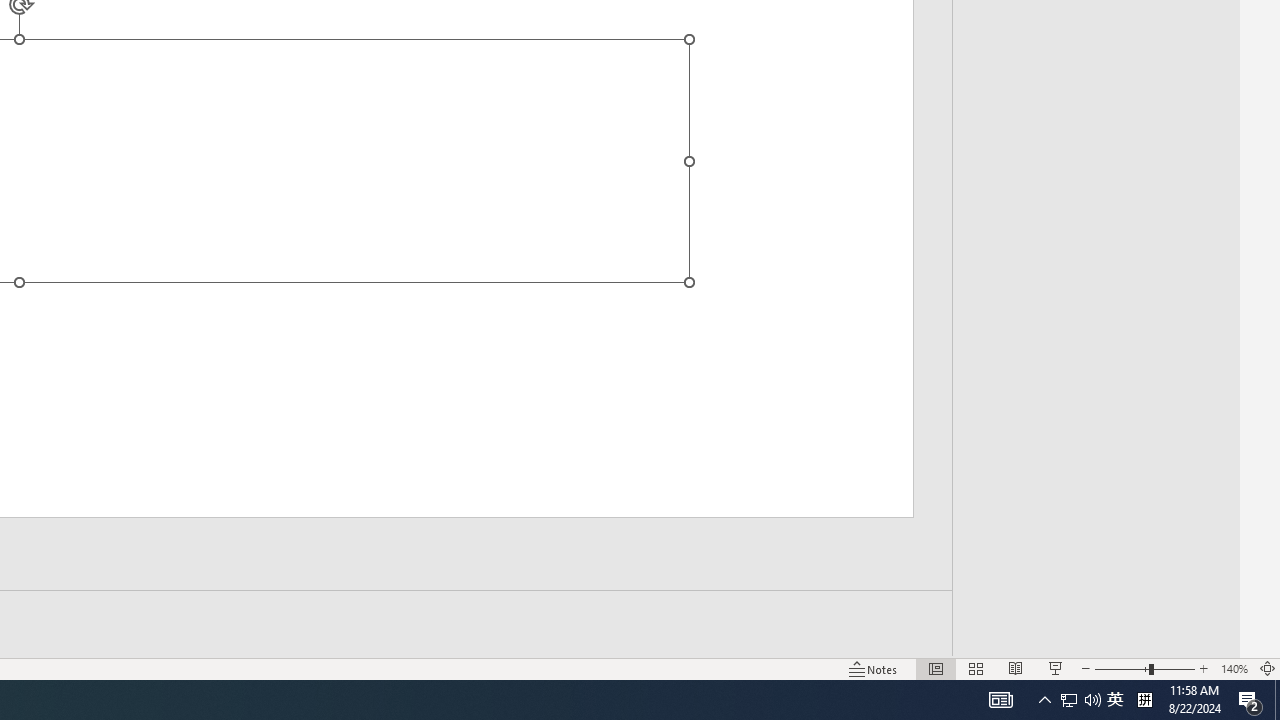 This screenshot has width=1280, height=720. What do you see at coordinates (1233, 669) in the screenshot?
I see `'Zoom 140%'` at bounding box center [1233, 669].